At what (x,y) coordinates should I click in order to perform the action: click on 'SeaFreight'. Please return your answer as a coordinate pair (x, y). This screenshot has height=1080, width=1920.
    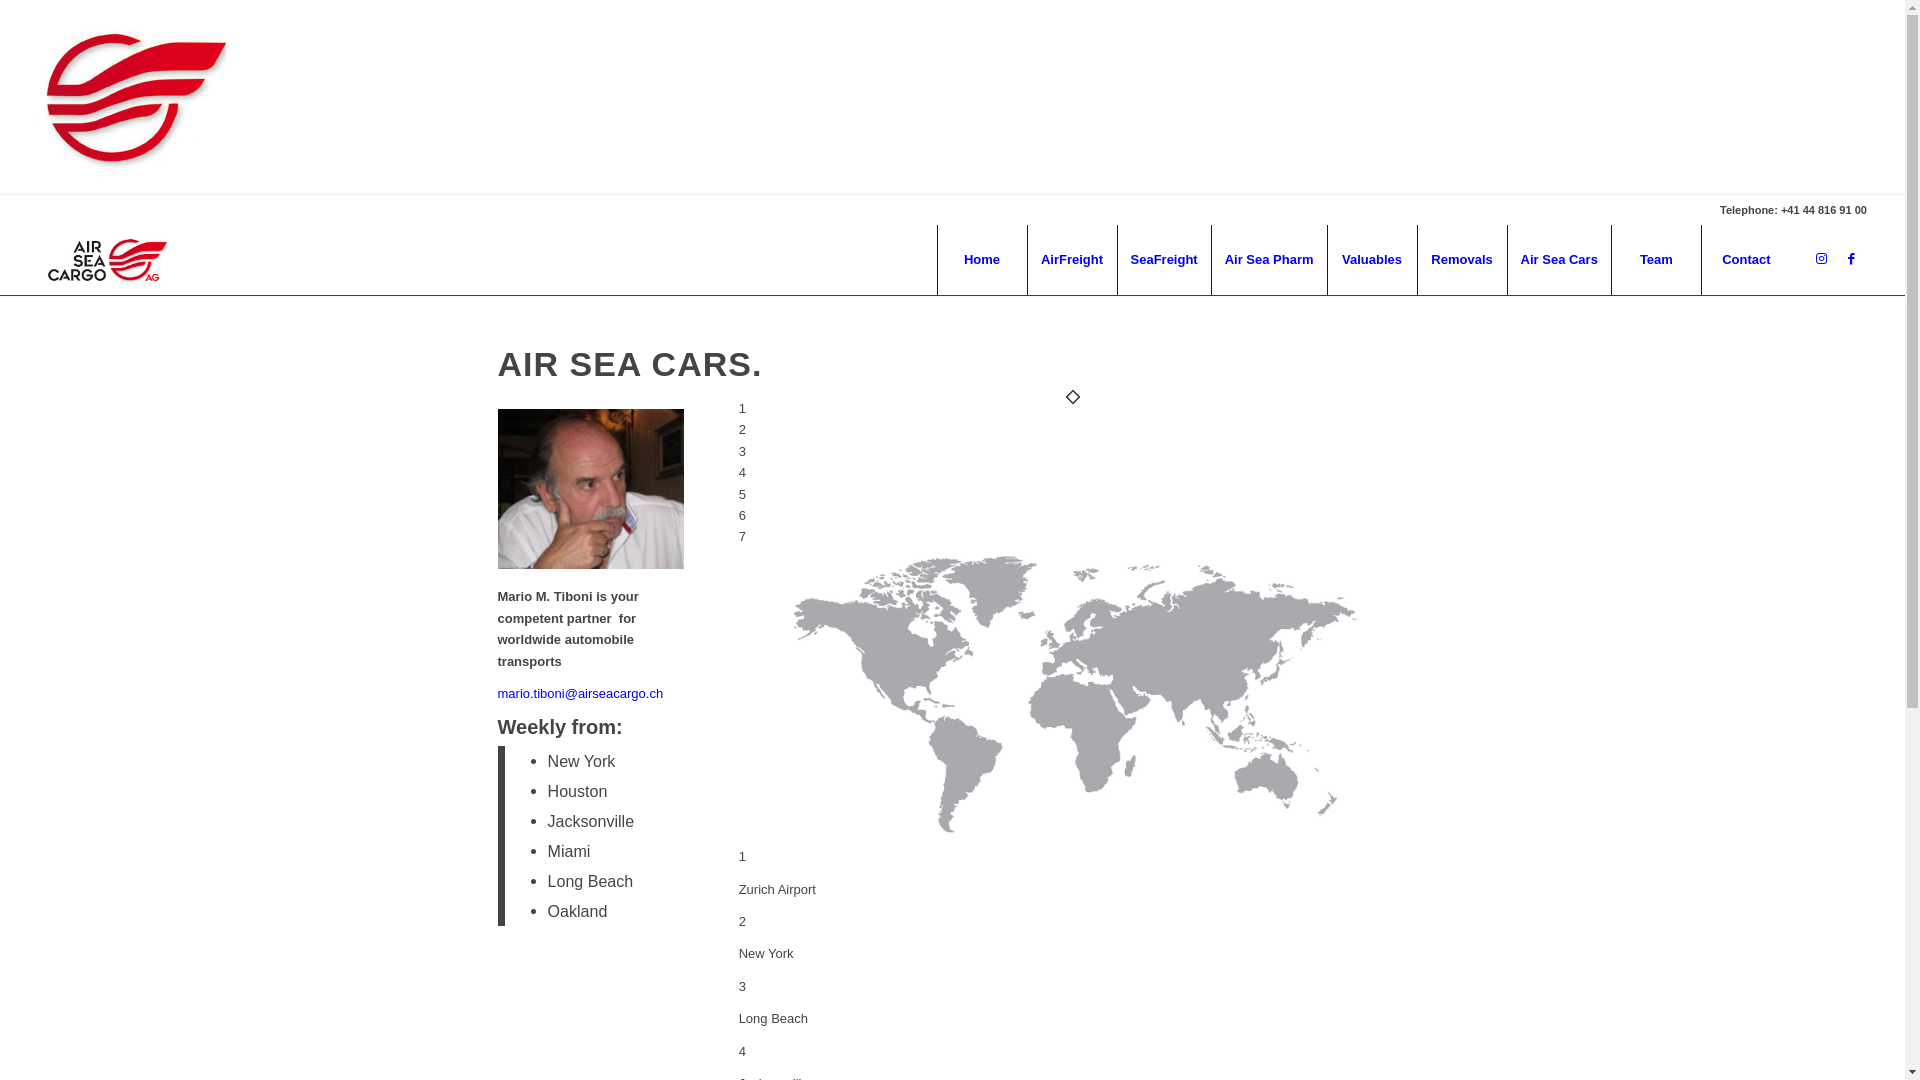
    Looking at the image, I should click on (1115, 258).